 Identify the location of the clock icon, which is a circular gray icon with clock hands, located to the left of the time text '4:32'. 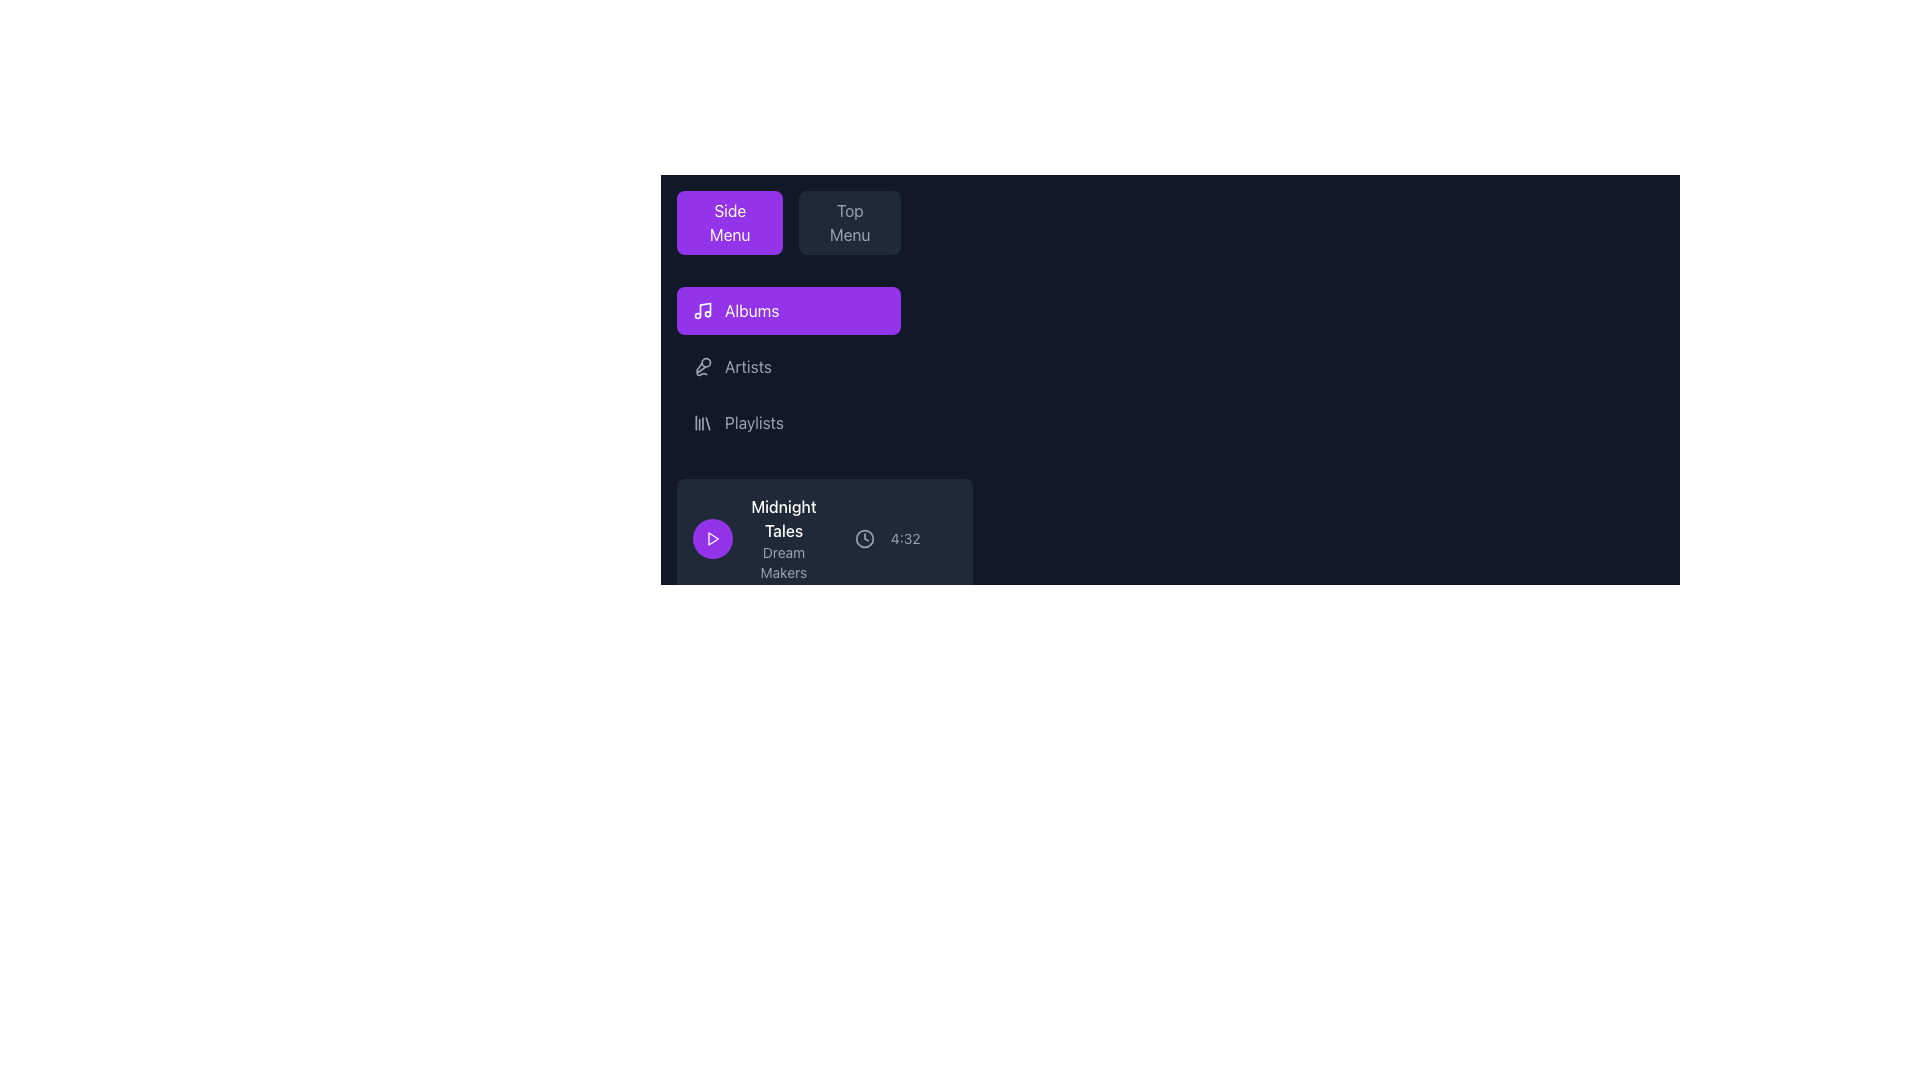
(864, 538).